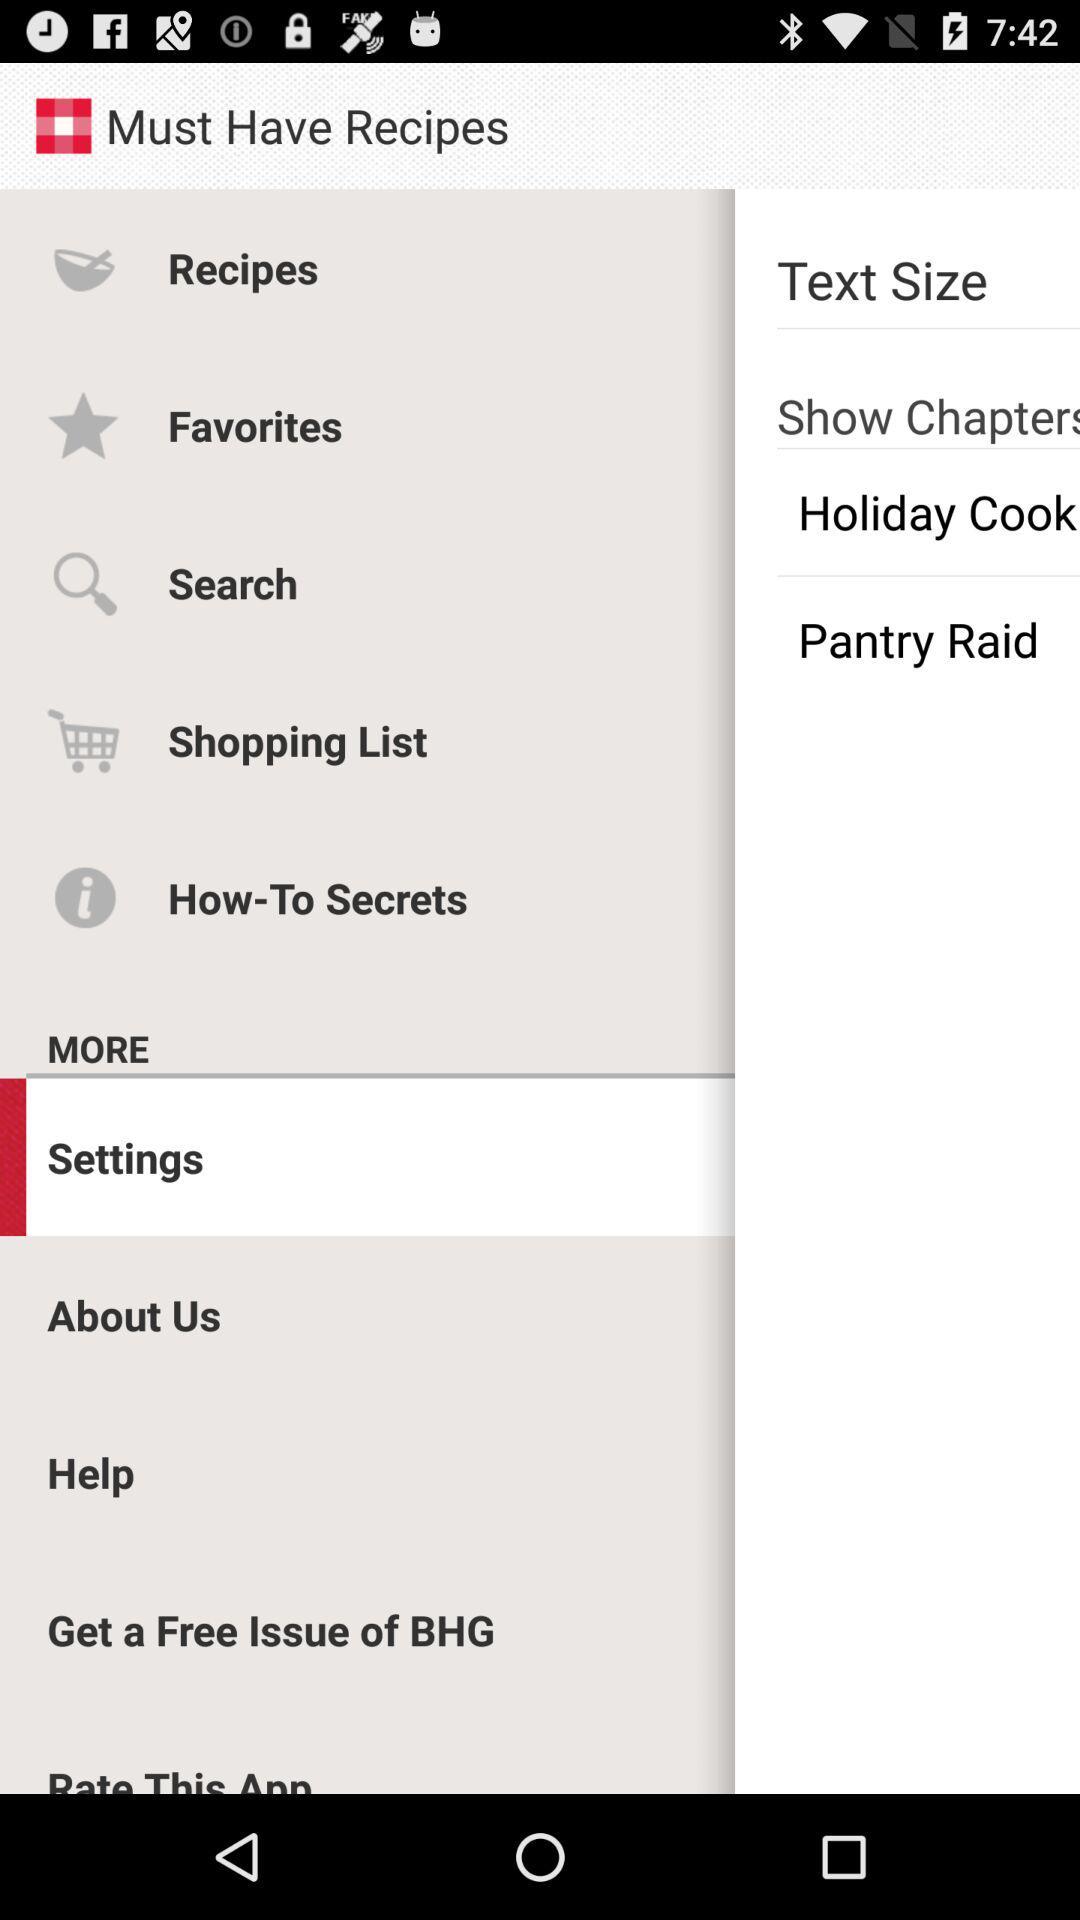  Describe the element at coordinates (134, 1314) in the screenshot. I see `the about us` at that location.